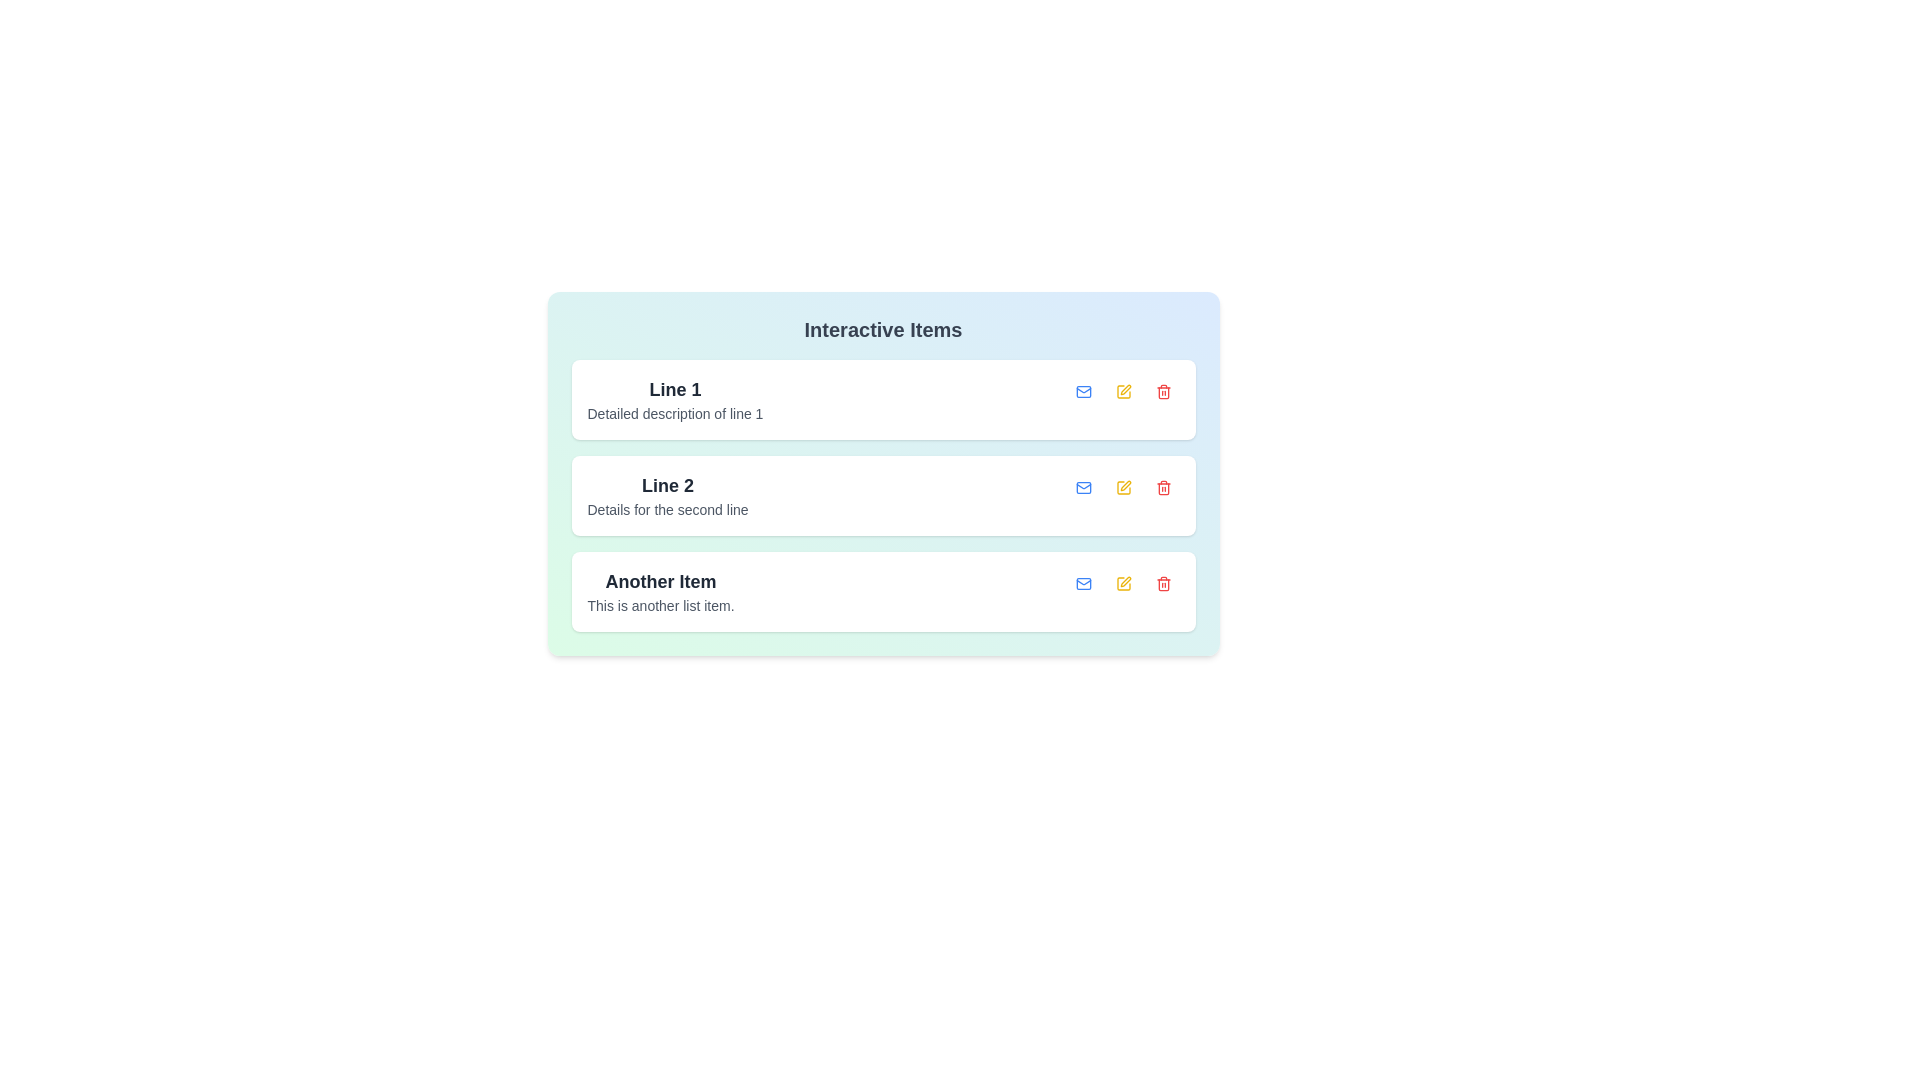  I want to click on the item Line 2 to highlight it, so click(667, 495).